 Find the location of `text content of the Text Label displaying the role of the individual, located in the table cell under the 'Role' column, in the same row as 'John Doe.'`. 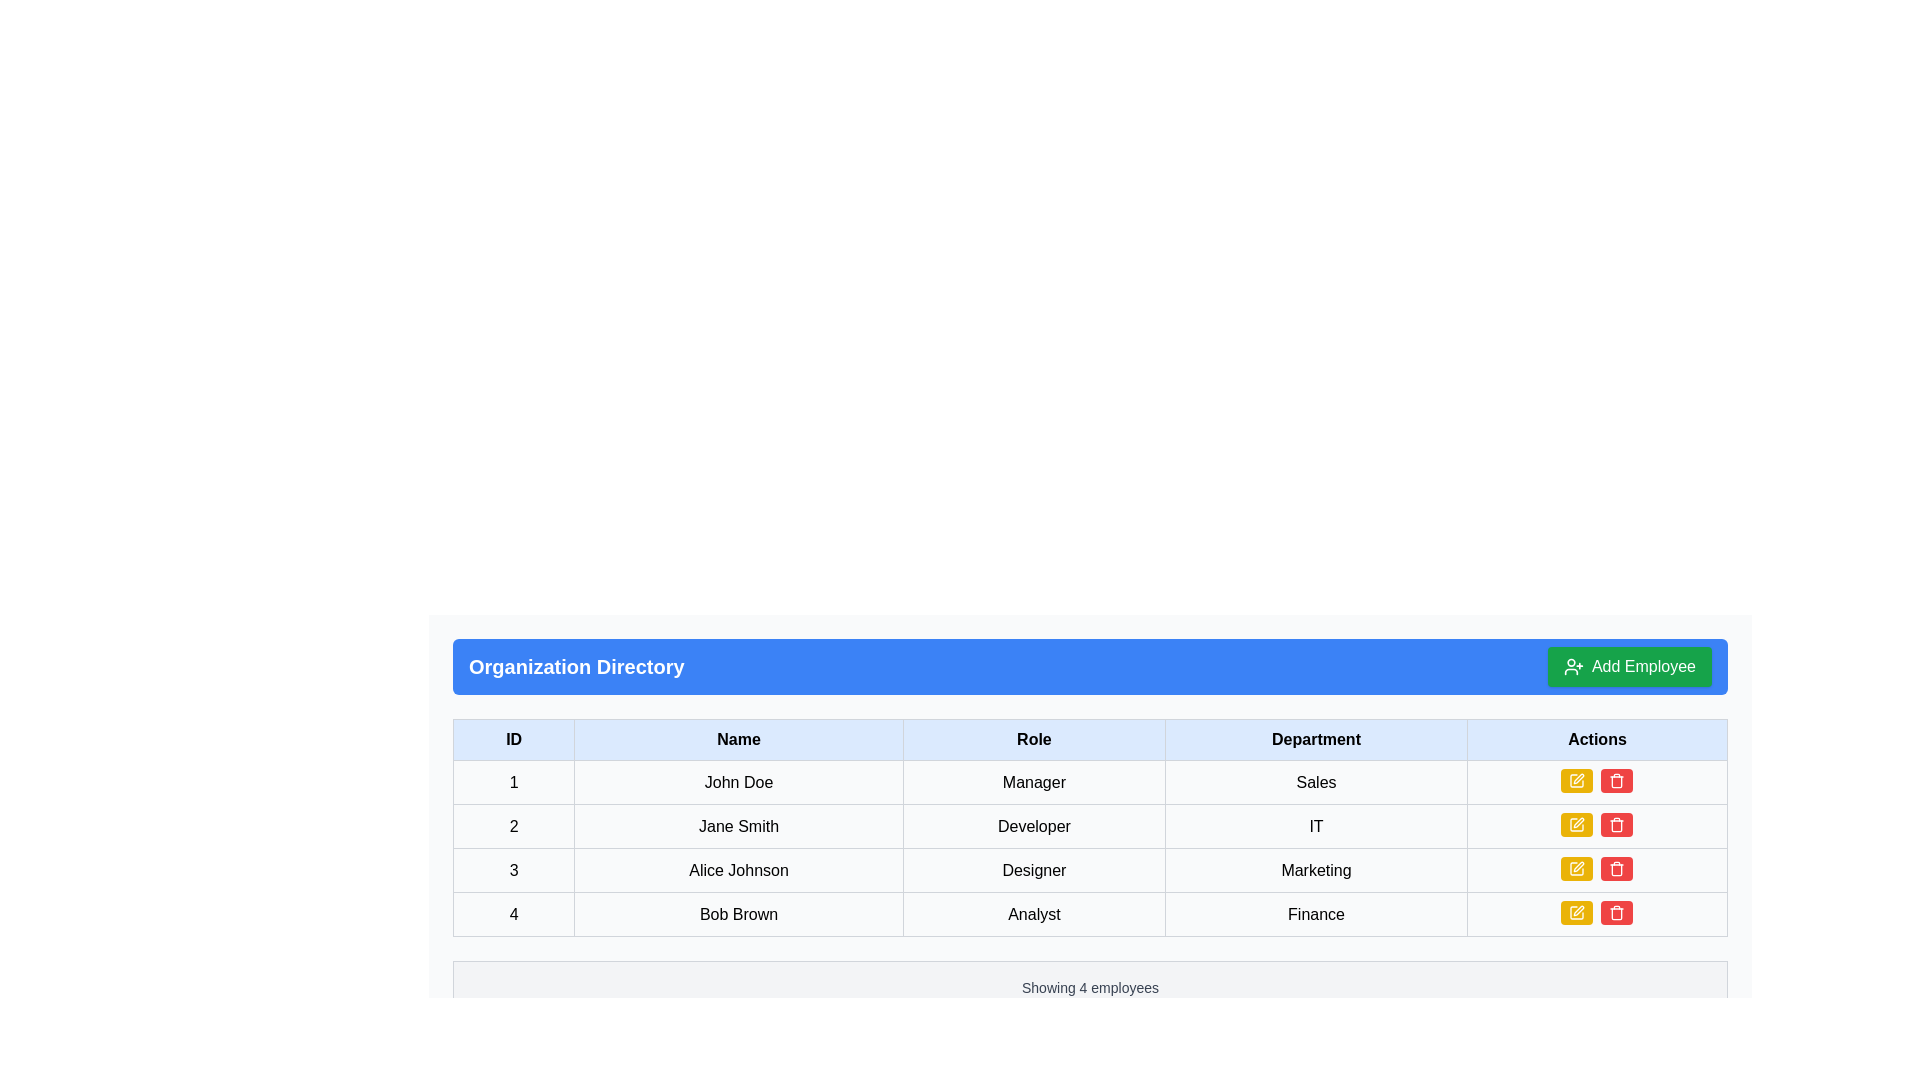

text content of the Text Label displaying the role of the individual, located in the table cell under the 'Role' column, in the same row as 'John Doe.' is located at coordinates (1034, 781).